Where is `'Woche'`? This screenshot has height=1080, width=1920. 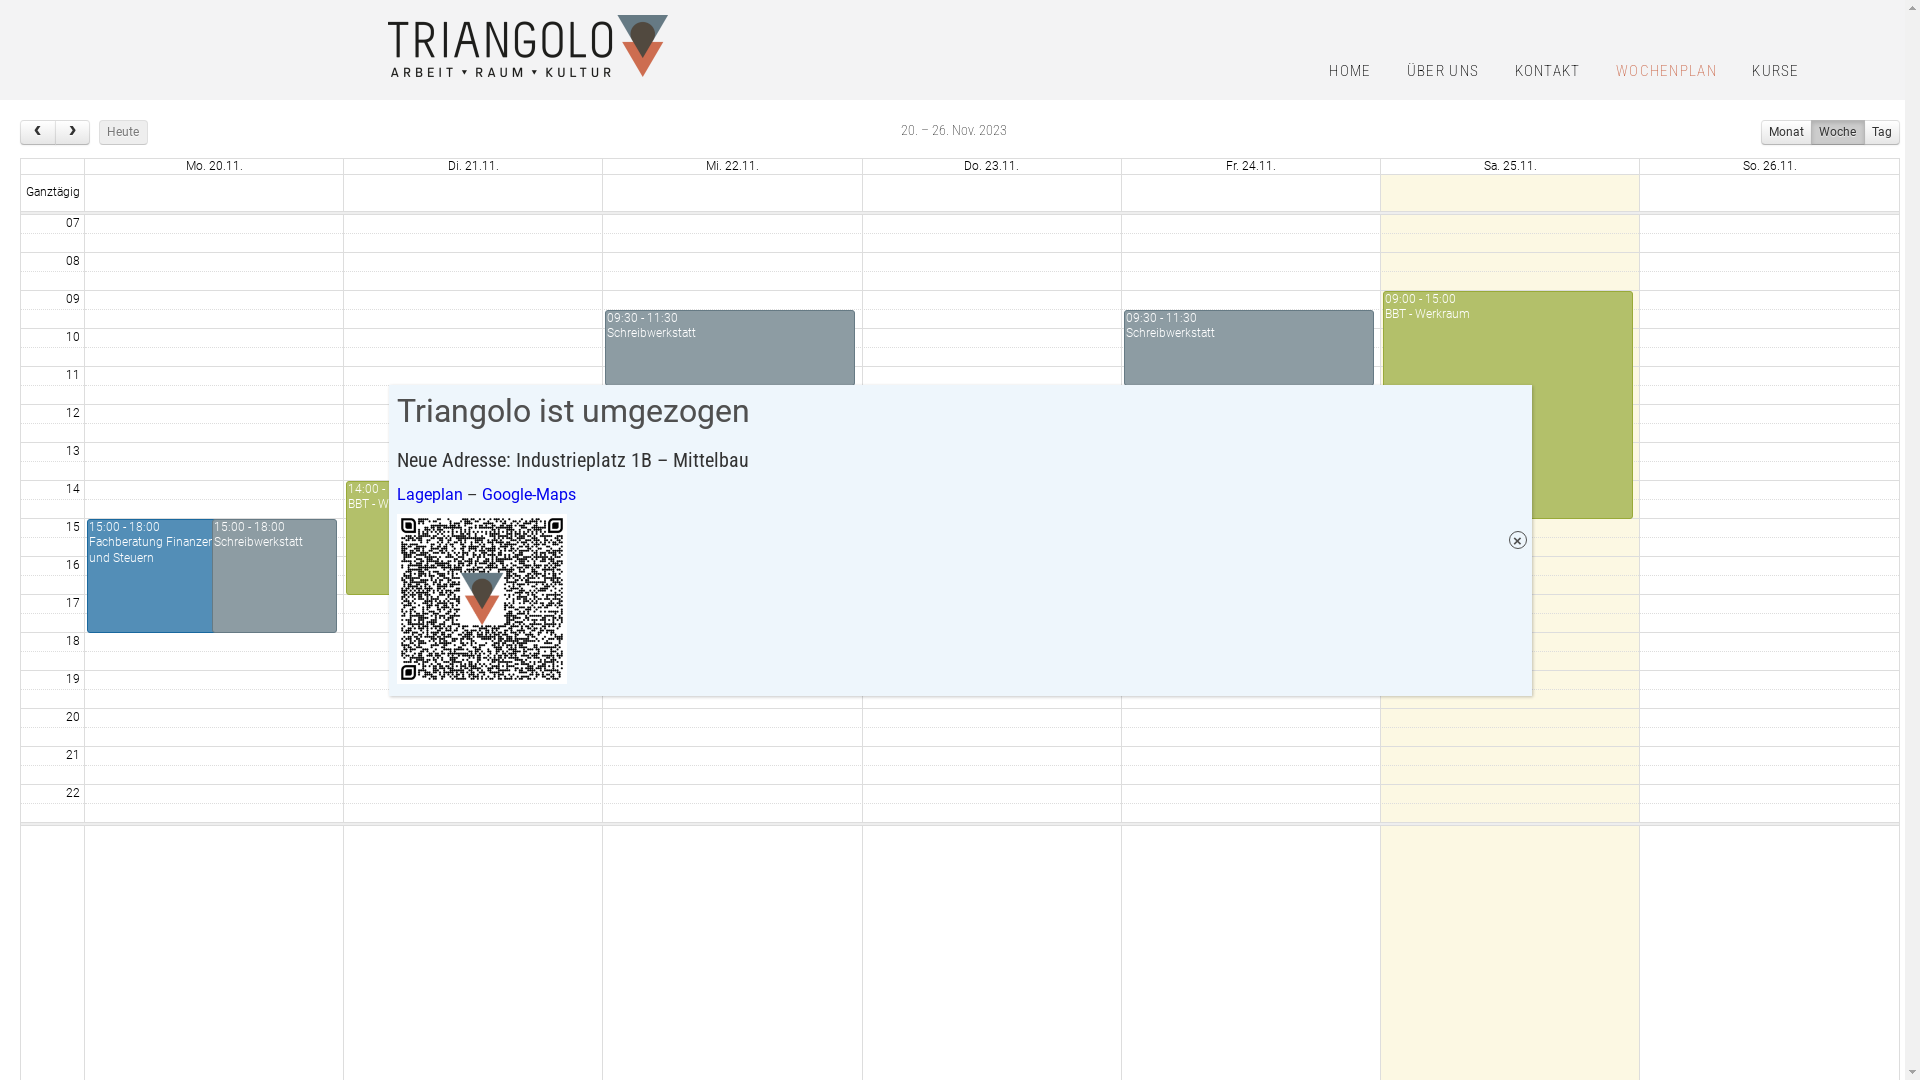
'Woche' is located at coordinates (1837, 132).